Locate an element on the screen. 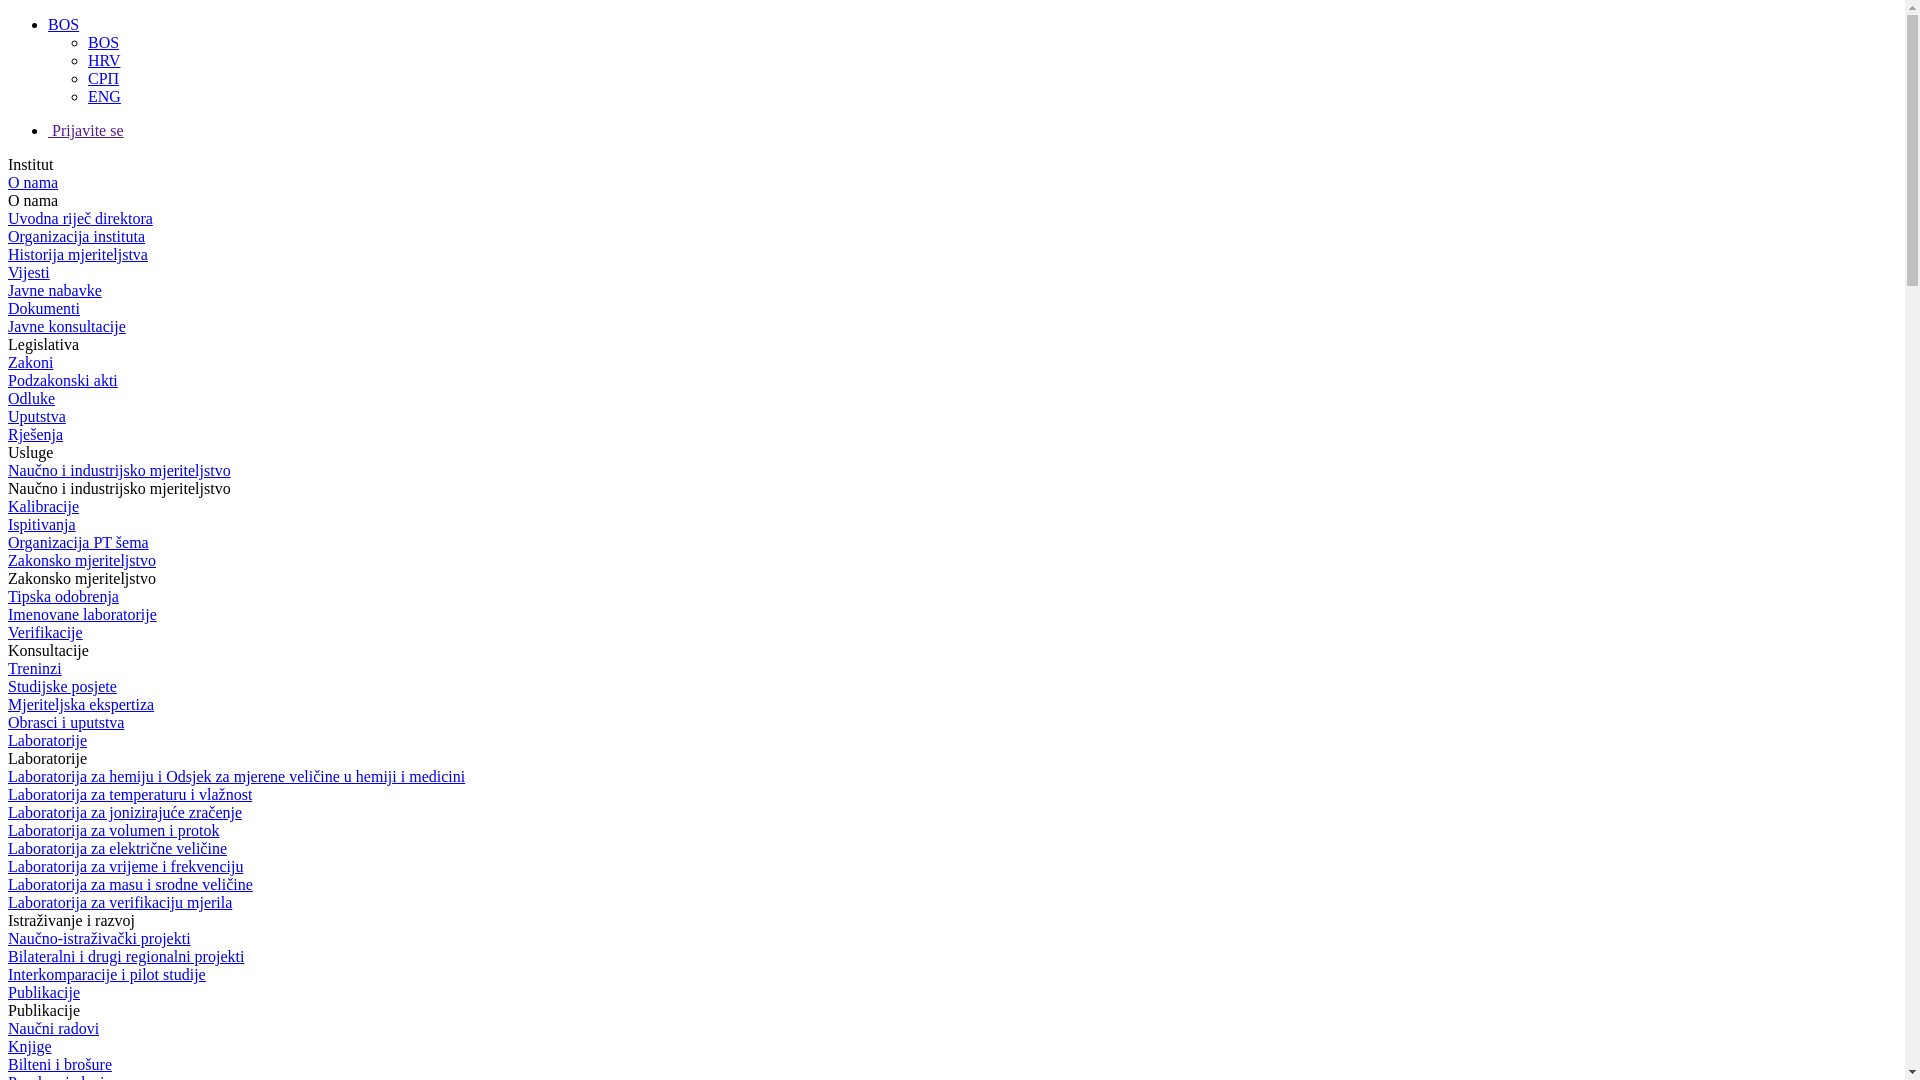 This screenshot has width=1920, height=1080. 'Zakoni' is located at coordinates (30, 362).